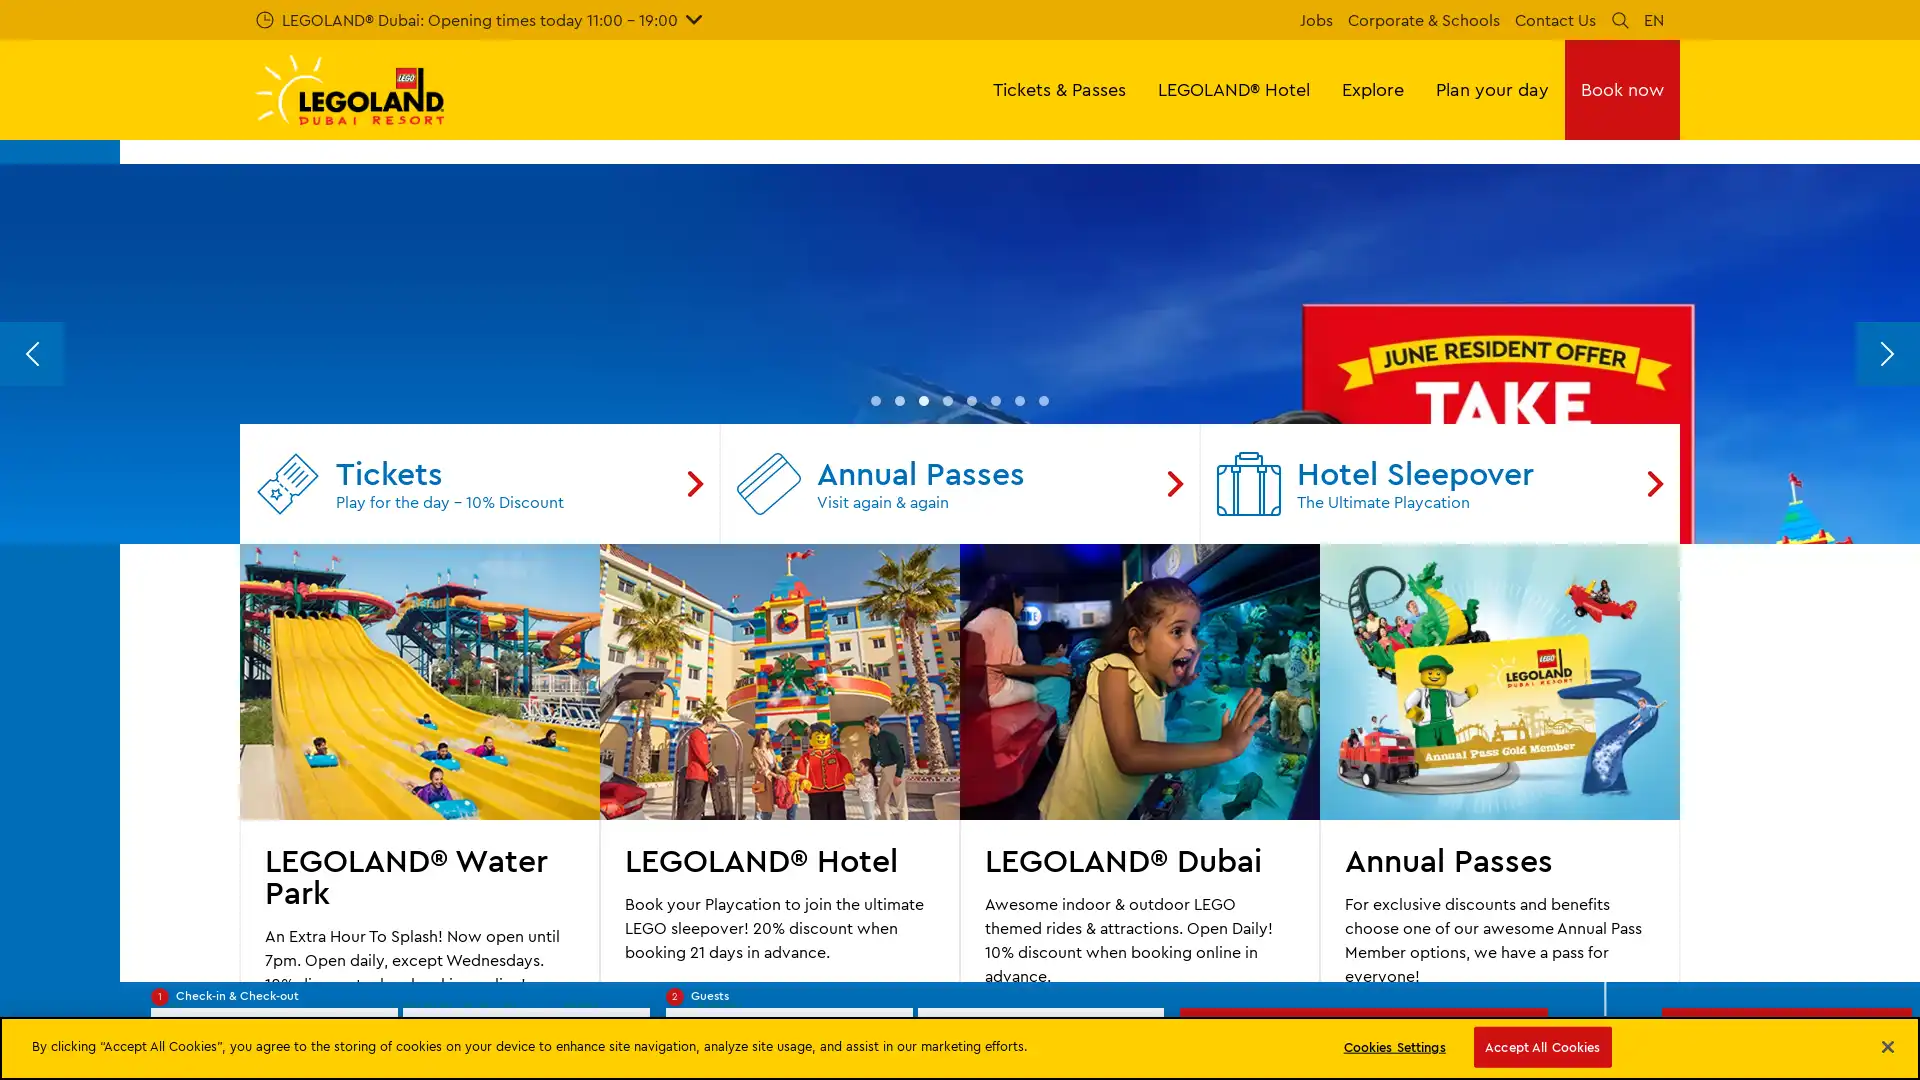 The width and height of the screenshot is (1920, 1080). What do you see at coordinates (1620, 19) in the screenshot?
I see `Search` at bounding box center [1620, 19].